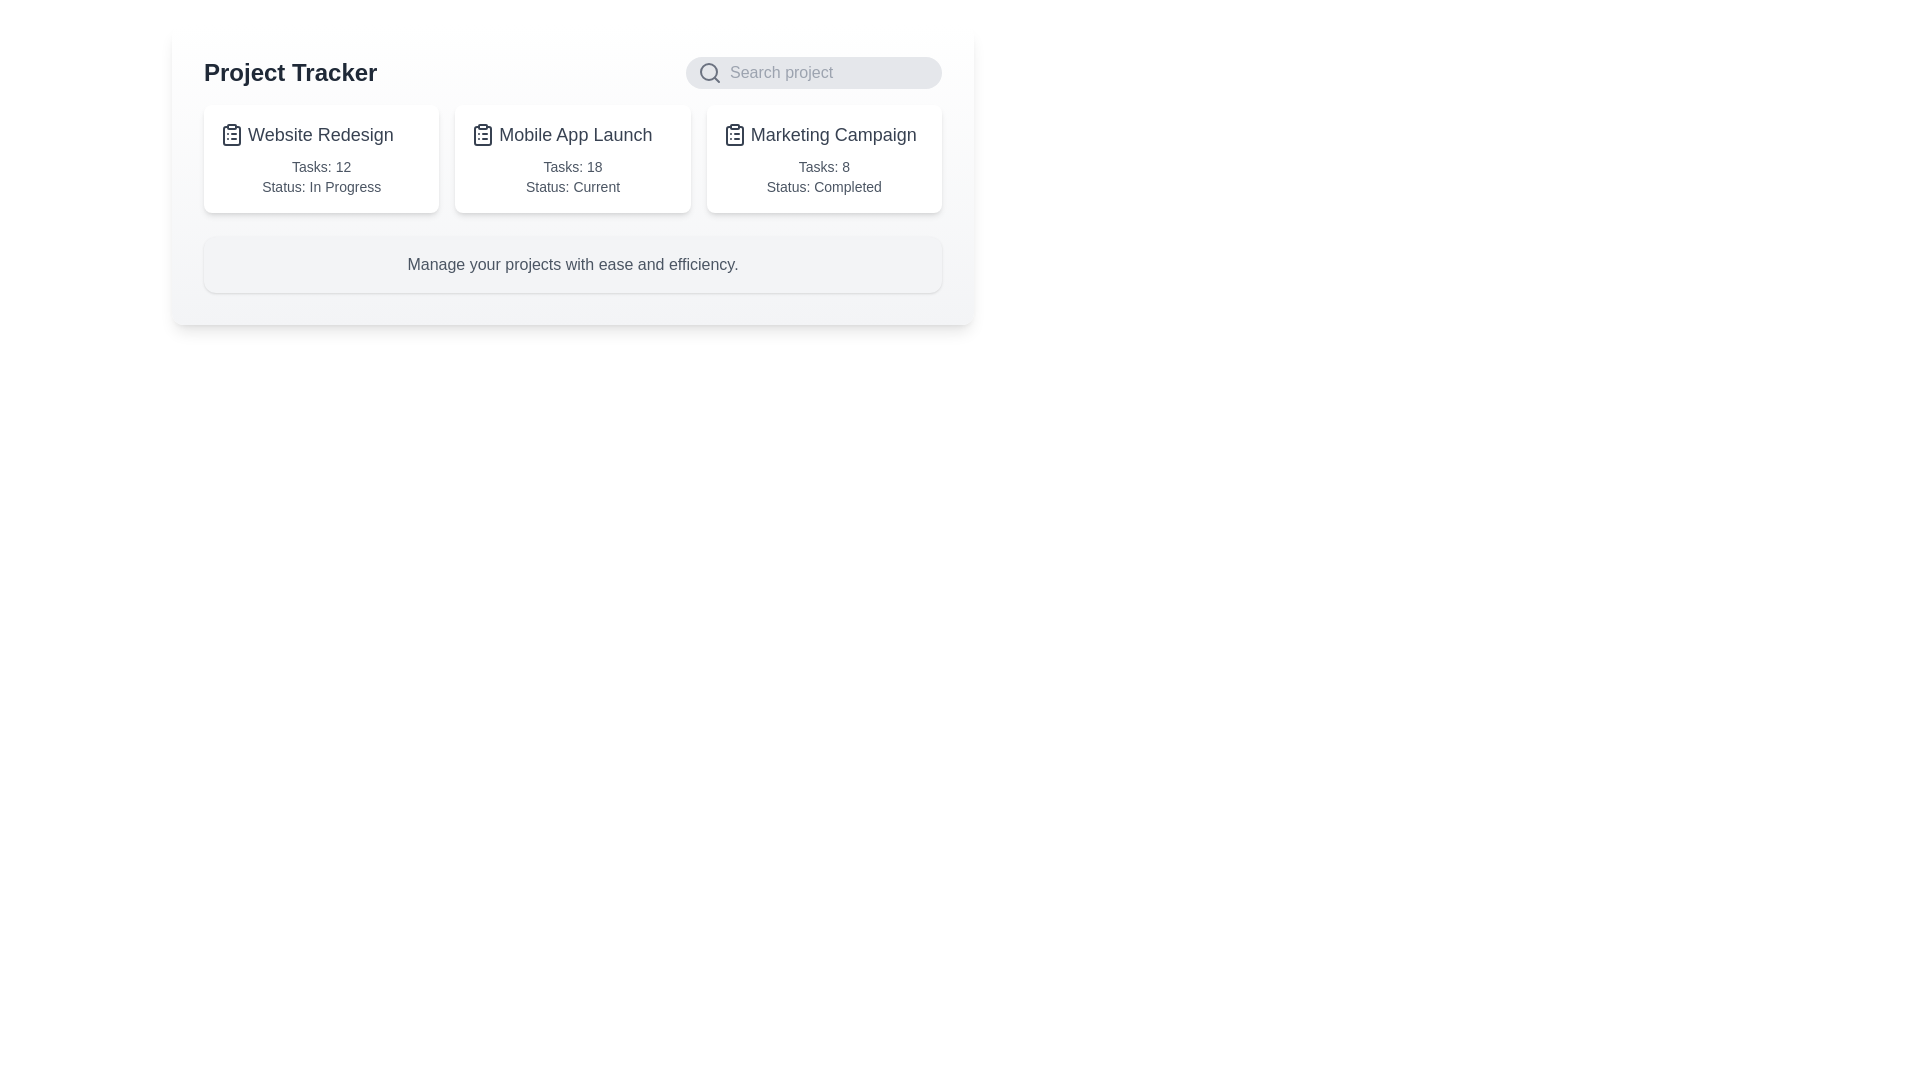 The width and height of the screenshot is (1920, 1080). What do you see at coordinates (483, 135) in the screenshot?
I see `the icon representing the 'Mobile App Launch' category` at bounding box center [483, 135].